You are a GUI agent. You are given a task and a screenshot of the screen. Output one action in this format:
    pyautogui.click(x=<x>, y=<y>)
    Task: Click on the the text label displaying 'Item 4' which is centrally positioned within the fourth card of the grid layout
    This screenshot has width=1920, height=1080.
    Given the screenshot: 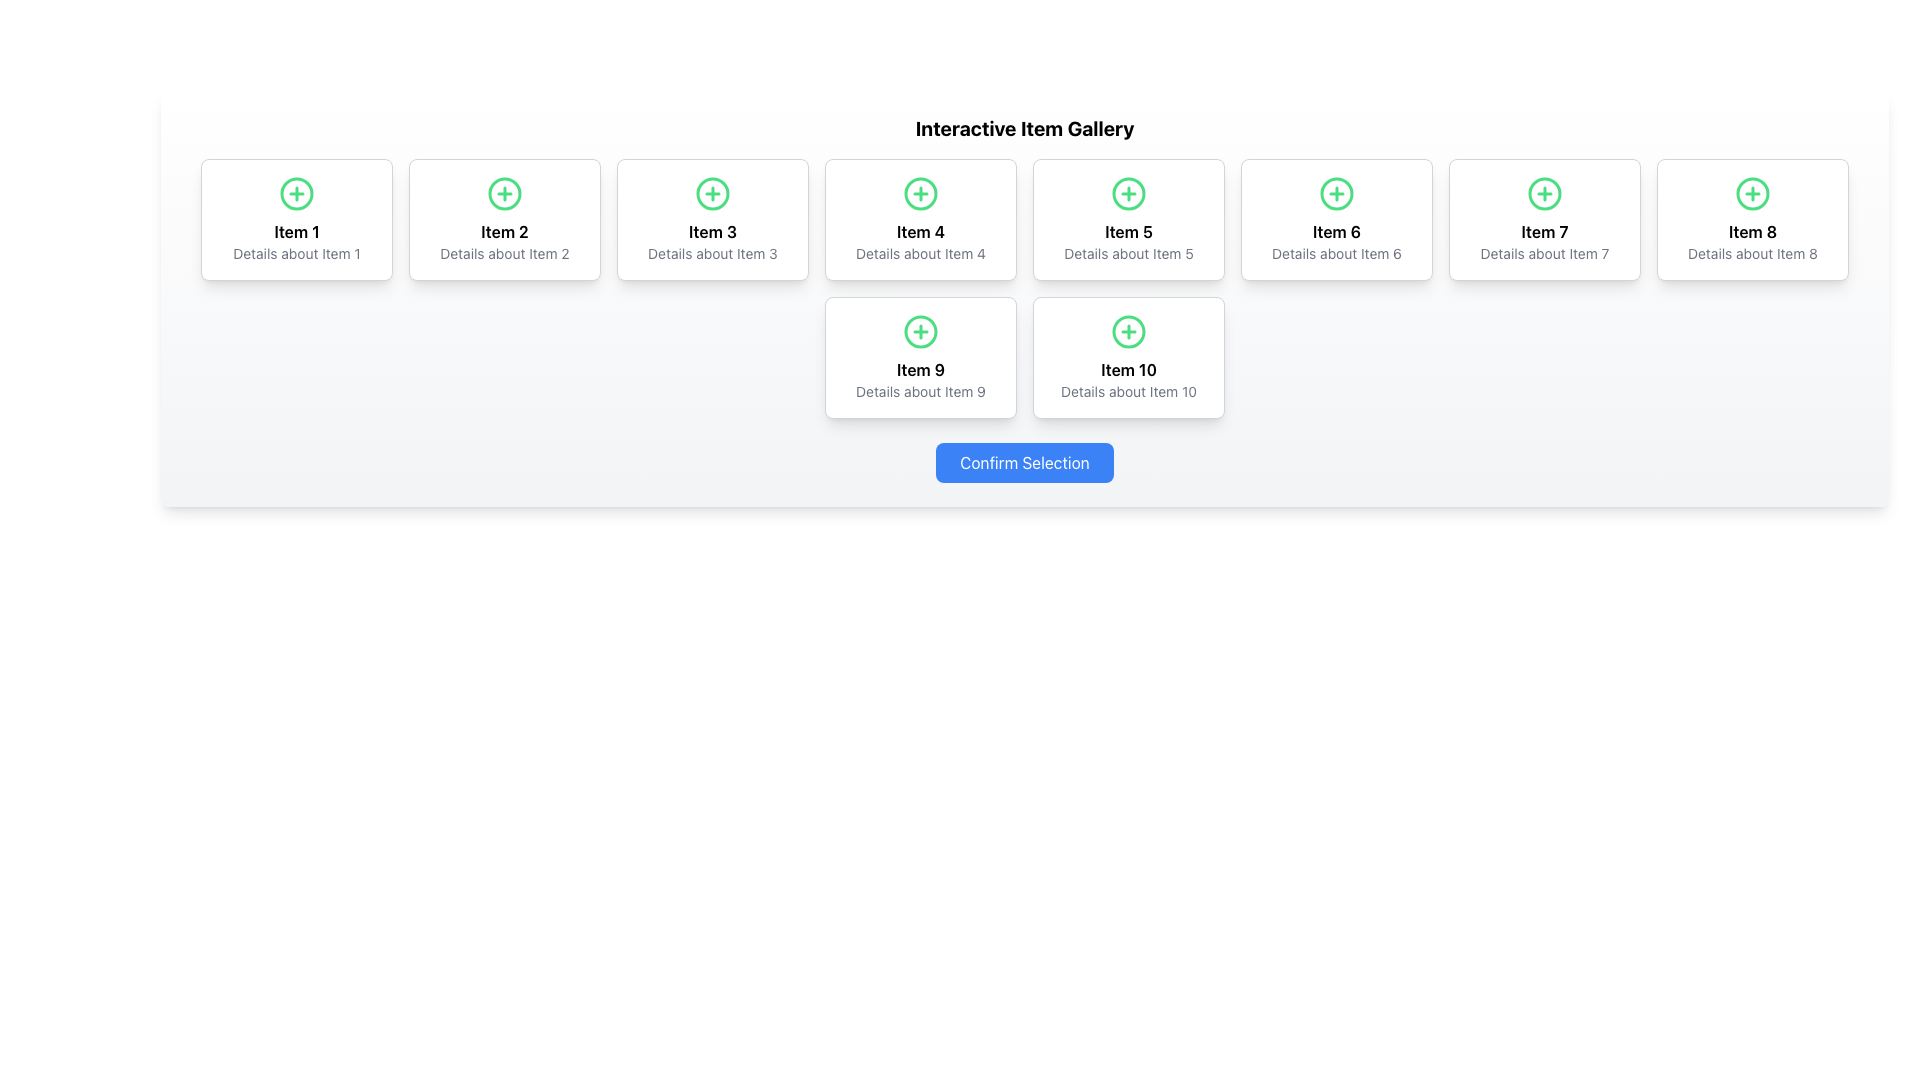 What is the action you would take?
    pyautogui.click(x=920, y=230)
    